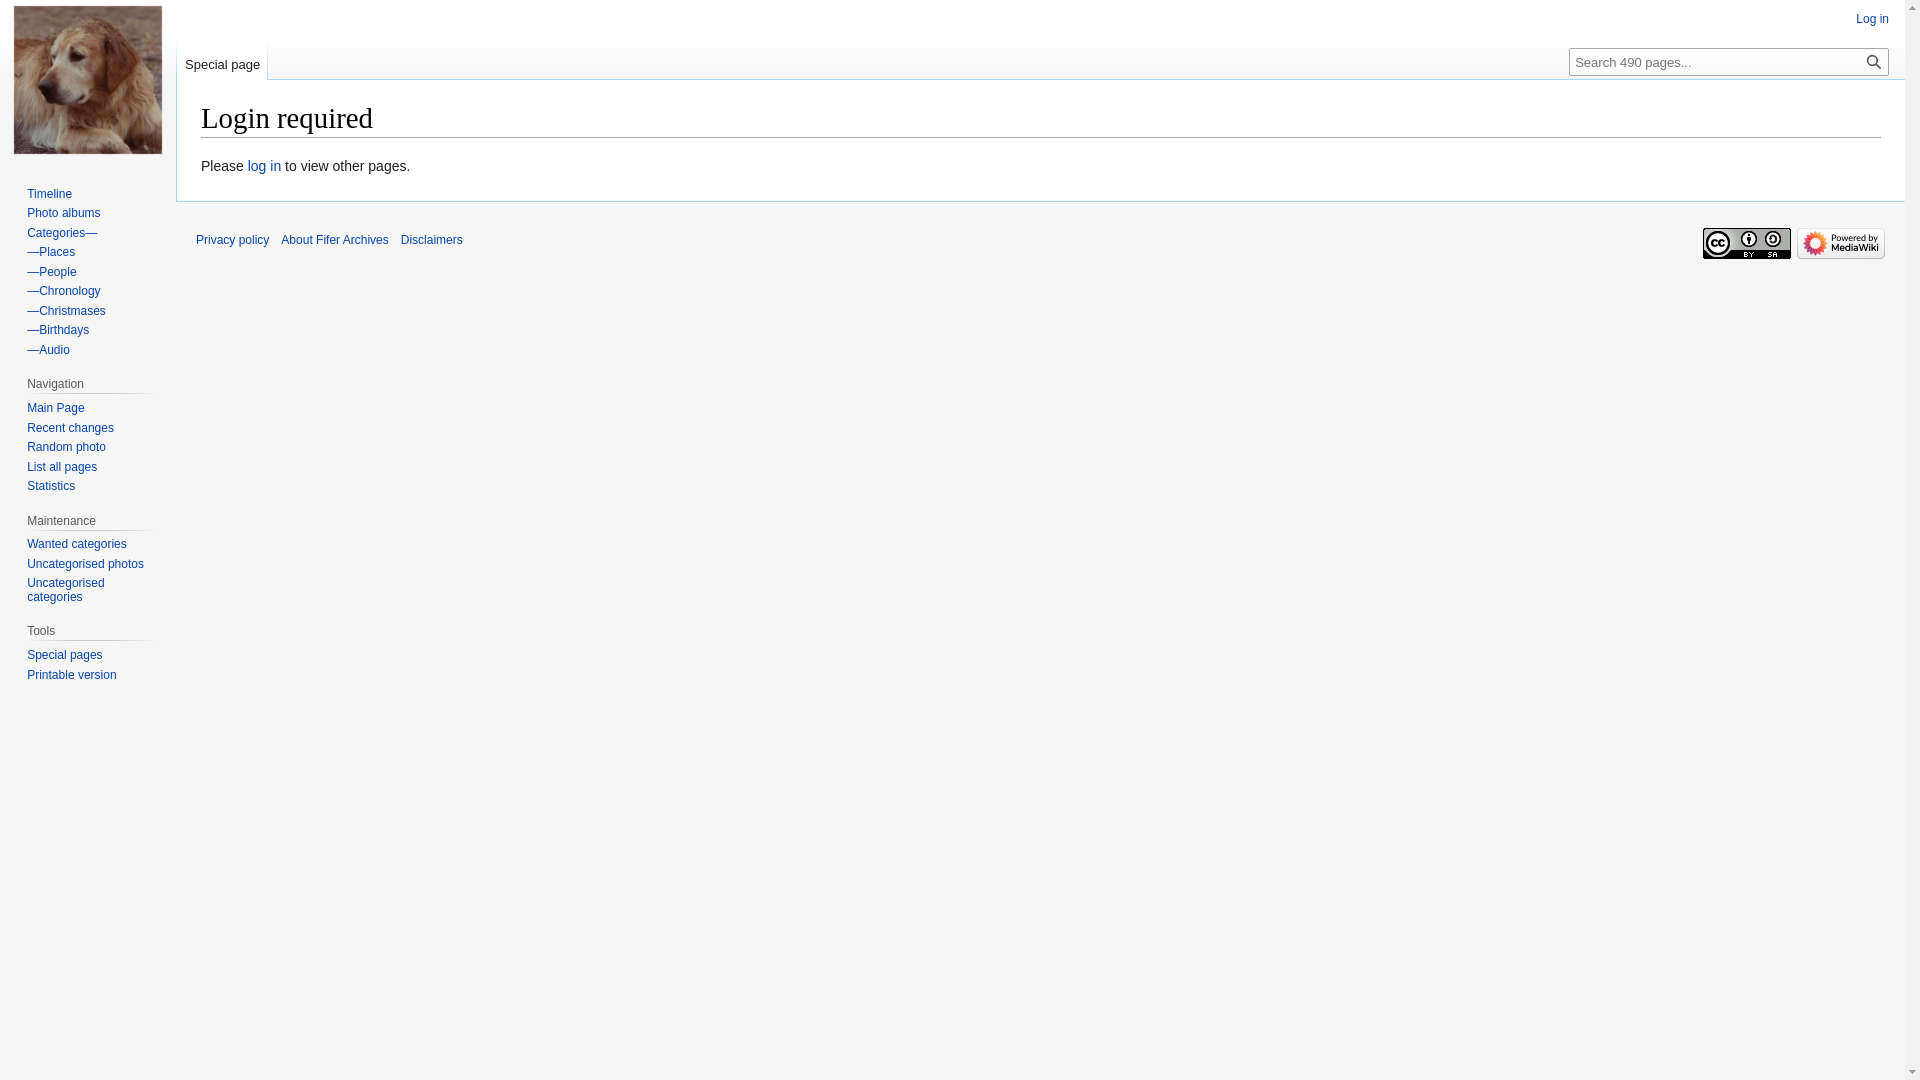  What do you see at coordinates (76, 543) in the screenshot?
I see `'Wanted categories'` at bounding box center [76, 543].